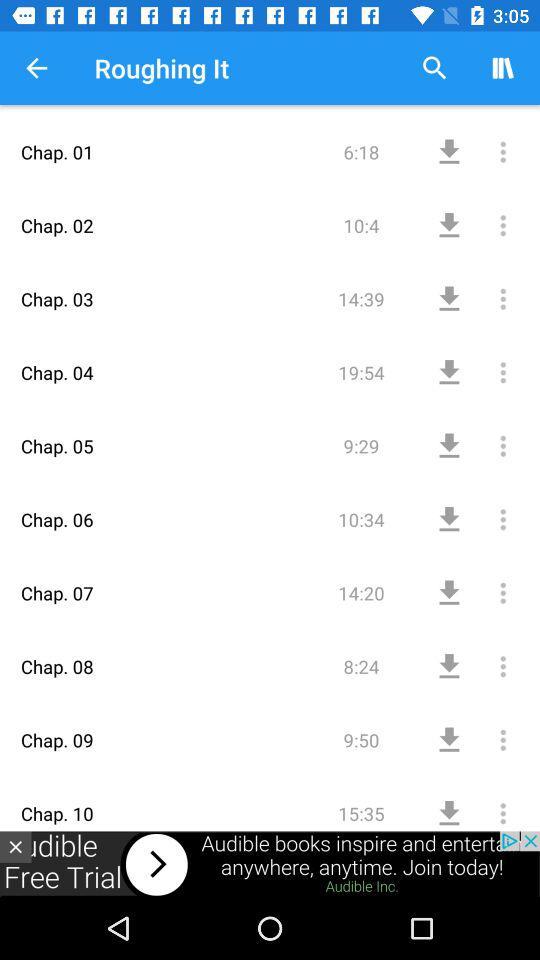 The width and height of the screenshot is (540, 960). What do you see at coordinates (481, 359) in the screenshot?
I see `the more icon` at bounding box center [481, 359].